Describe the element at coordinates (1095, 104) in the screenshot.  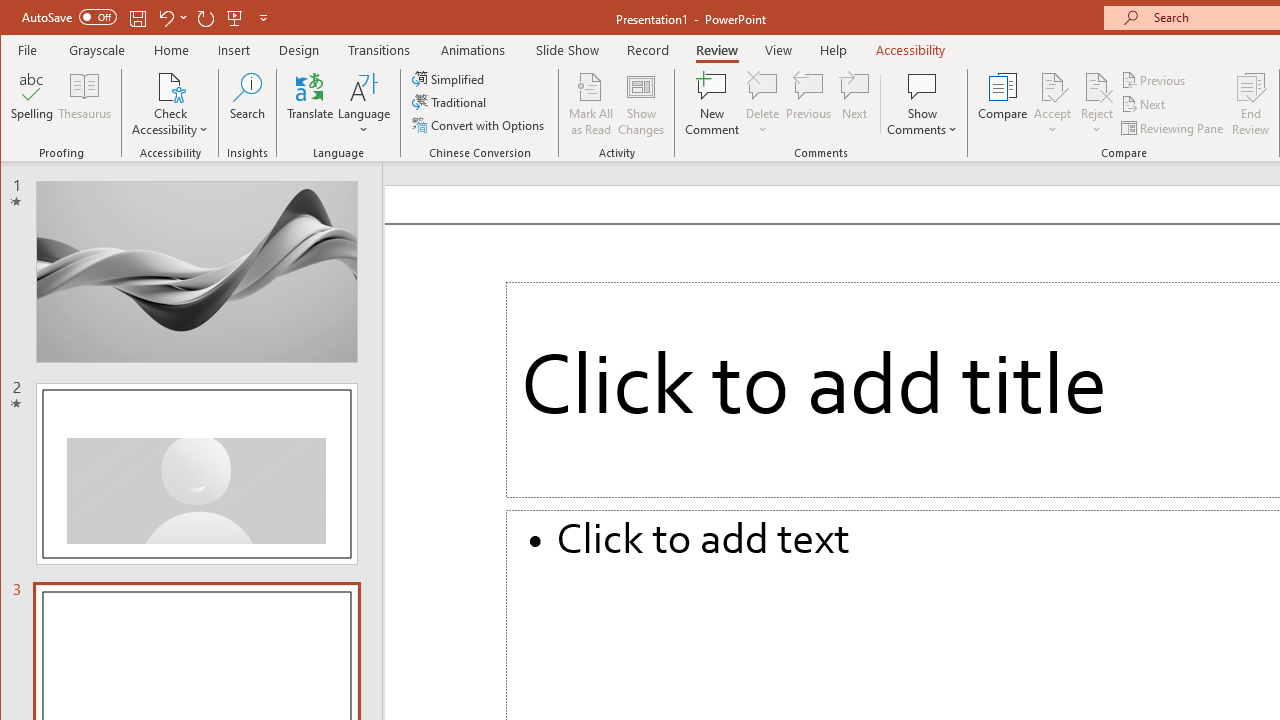
I see `'Reject'` at that location.